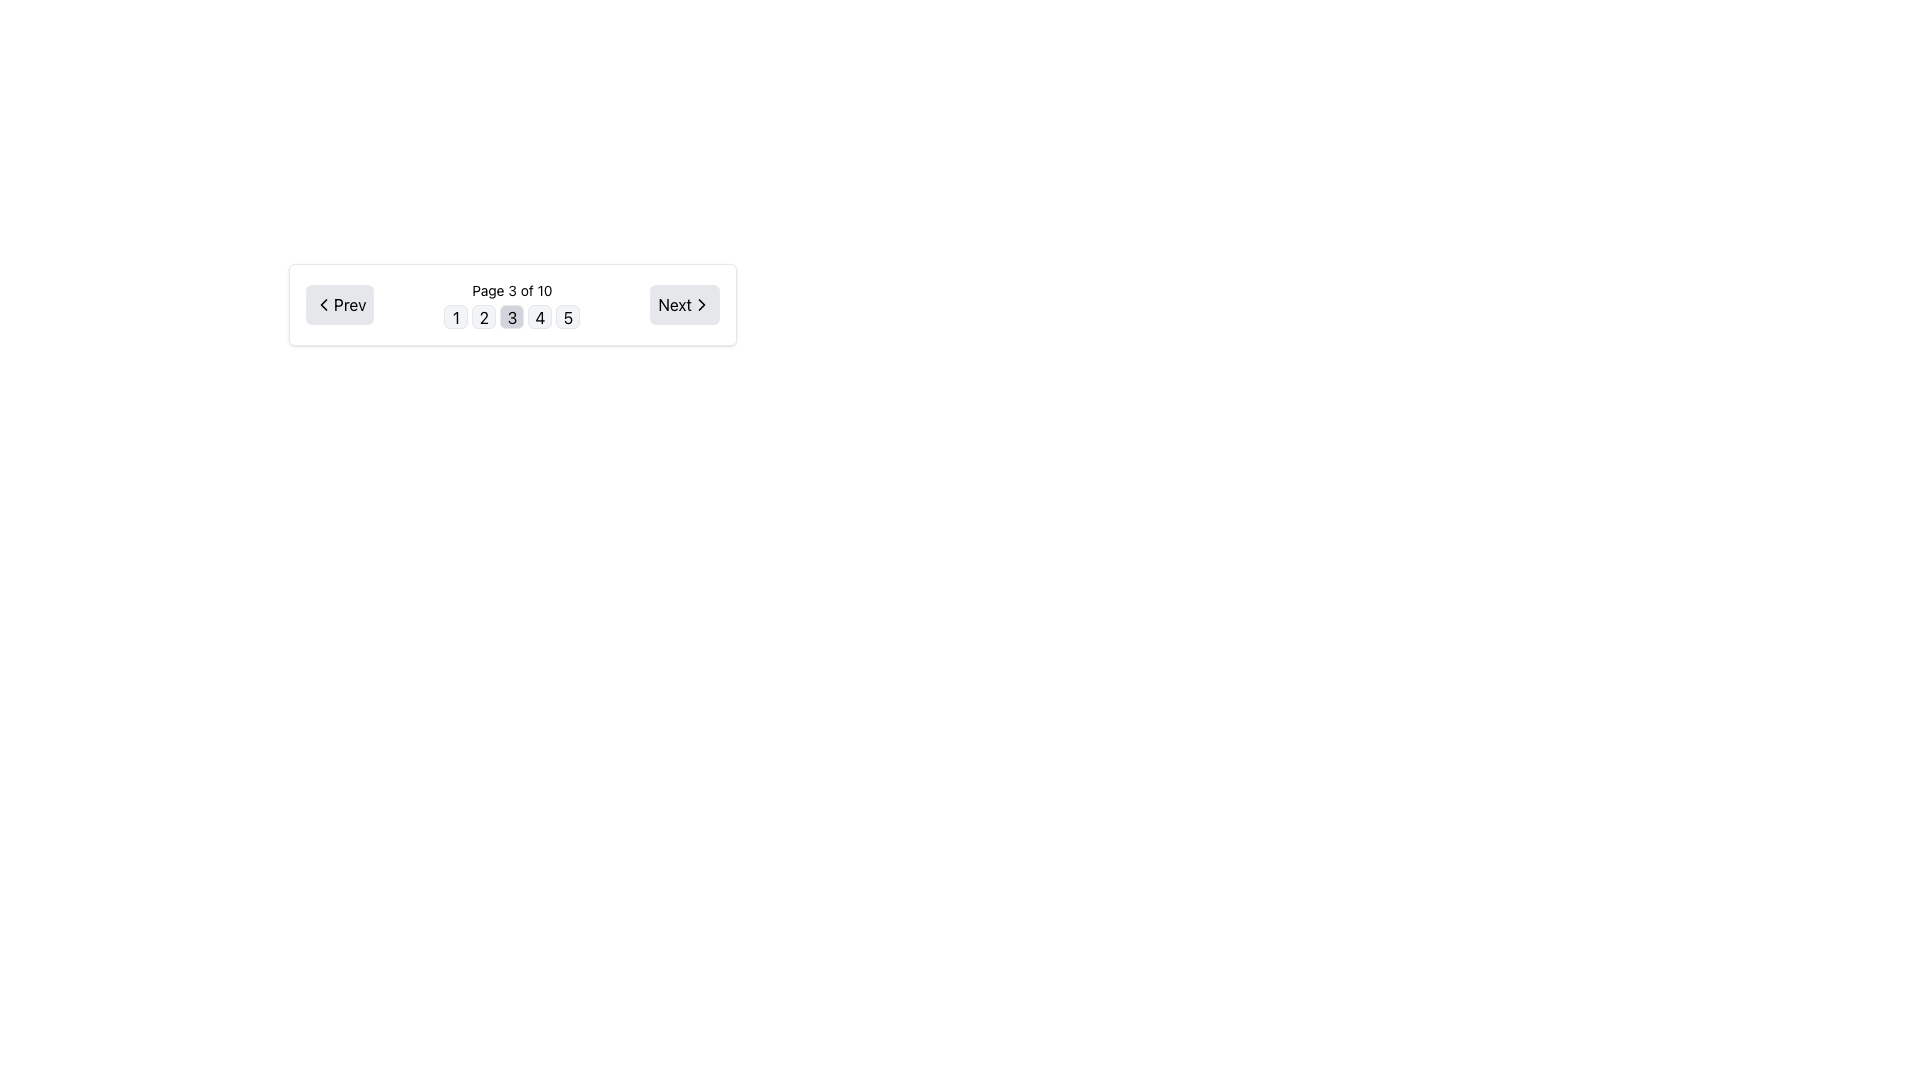 This screenshot has width=1920, height=1080. I want to click on the pagination button located at the far-right end of the pagination control, so click(685, 304).